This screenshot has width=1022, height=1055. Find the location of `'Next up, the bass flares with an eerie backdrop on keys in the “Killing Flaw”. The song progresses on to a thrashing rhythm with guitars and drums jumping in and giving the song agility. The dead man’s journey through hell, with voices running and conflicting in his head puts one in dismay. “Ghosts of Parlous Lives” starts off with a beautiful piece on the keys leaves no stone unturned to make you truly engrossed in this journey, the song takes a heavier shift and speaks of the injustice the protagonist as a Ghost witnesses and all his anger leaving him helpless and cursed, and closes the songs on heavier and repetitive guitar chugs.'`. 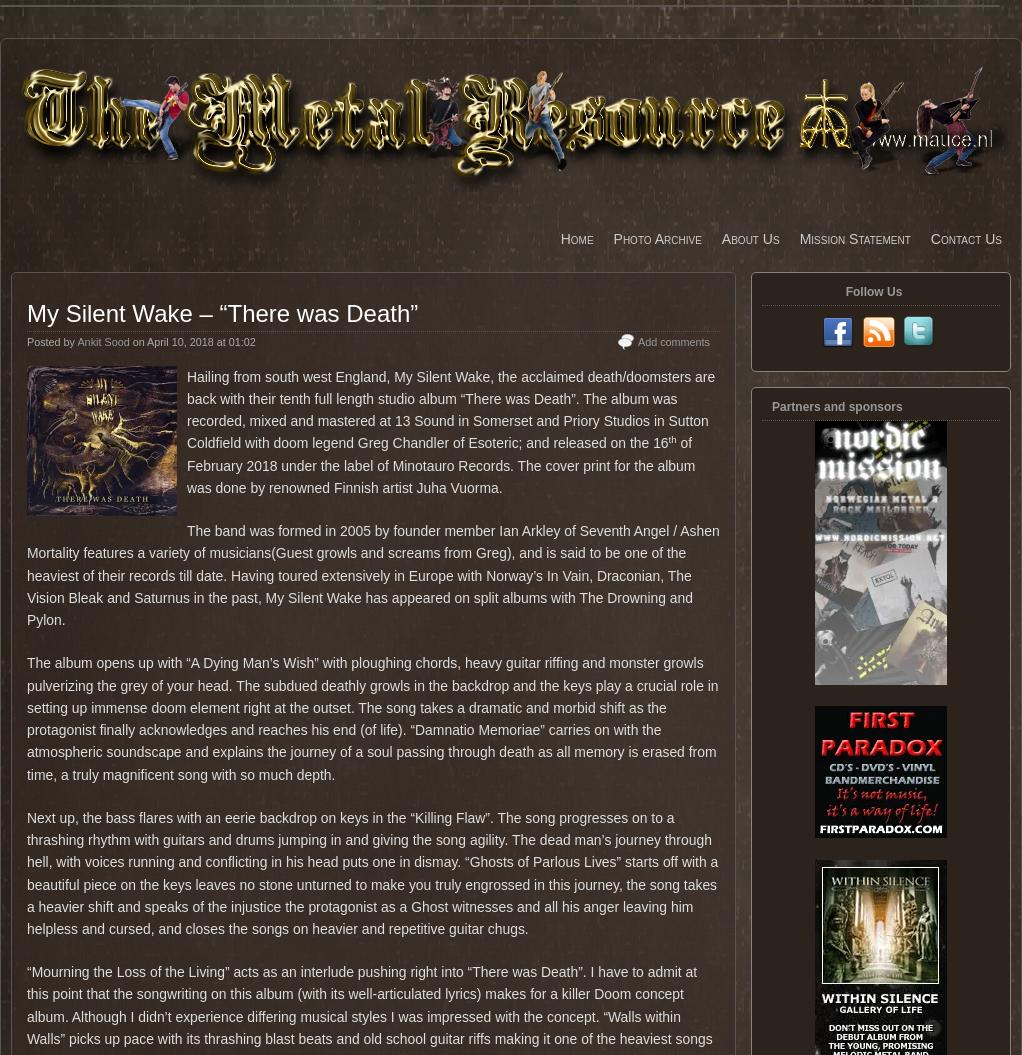

'Next up, the bass flares with an eerie backdrop on keys in the “Killing Flaw”. The song progresses on to a thrashing rhythm with guitars and drums jumping in and giving the song agility. The dead man’s journey through hell, with voices running and conflicting in his head puts one in dismay. “Ghosts of Parlous Lives” starts off with a beautiful piece on the keys leaves no stone unturned to make you truly engrossed in this journey, the song takes a heavier shift and speaks of the injustice the protagonist as a Ghost witnesses and all his anger leaving him helpless and cursed, and closes the songs on heavier and repetitive guitar chugs.' is located at coordinates (371, 873).